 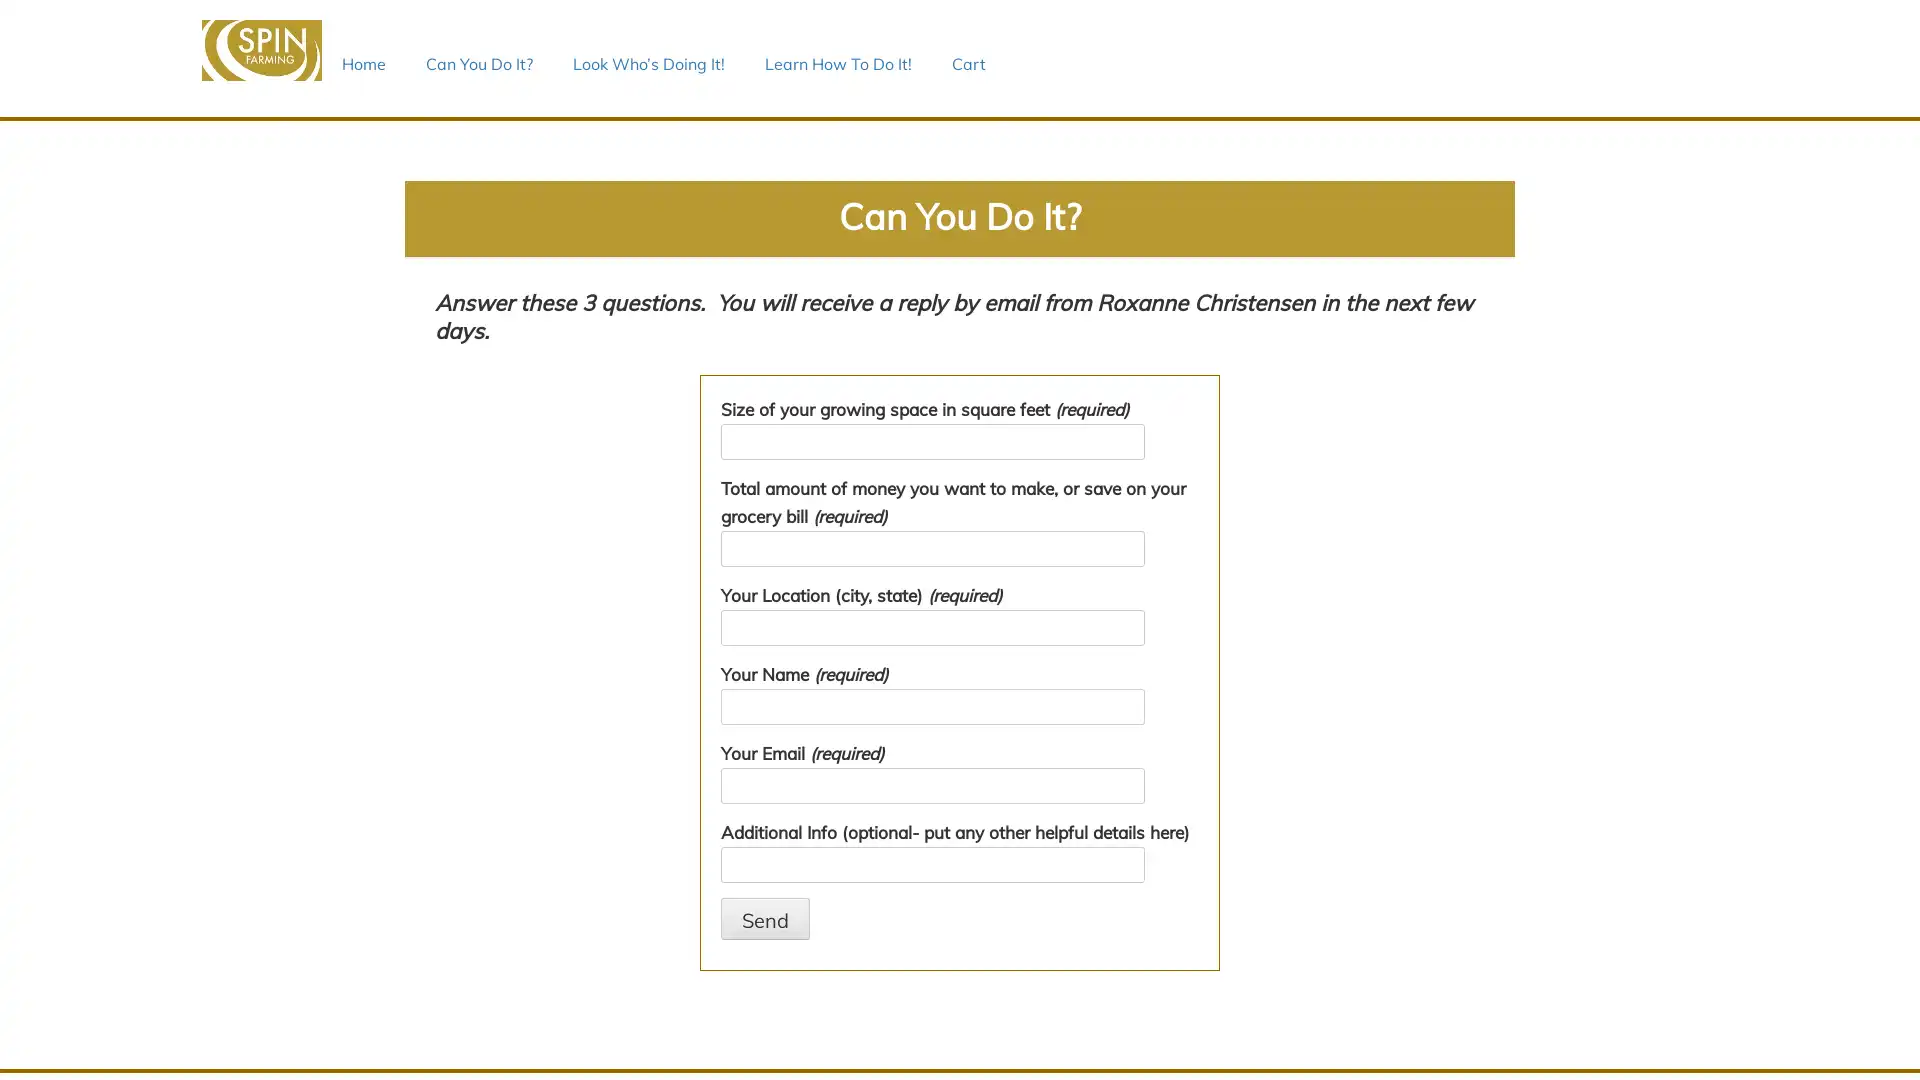 What do you see at coordinates (764, 918) in the screenshot?
I see `Send` at bounding box center [764, 918].